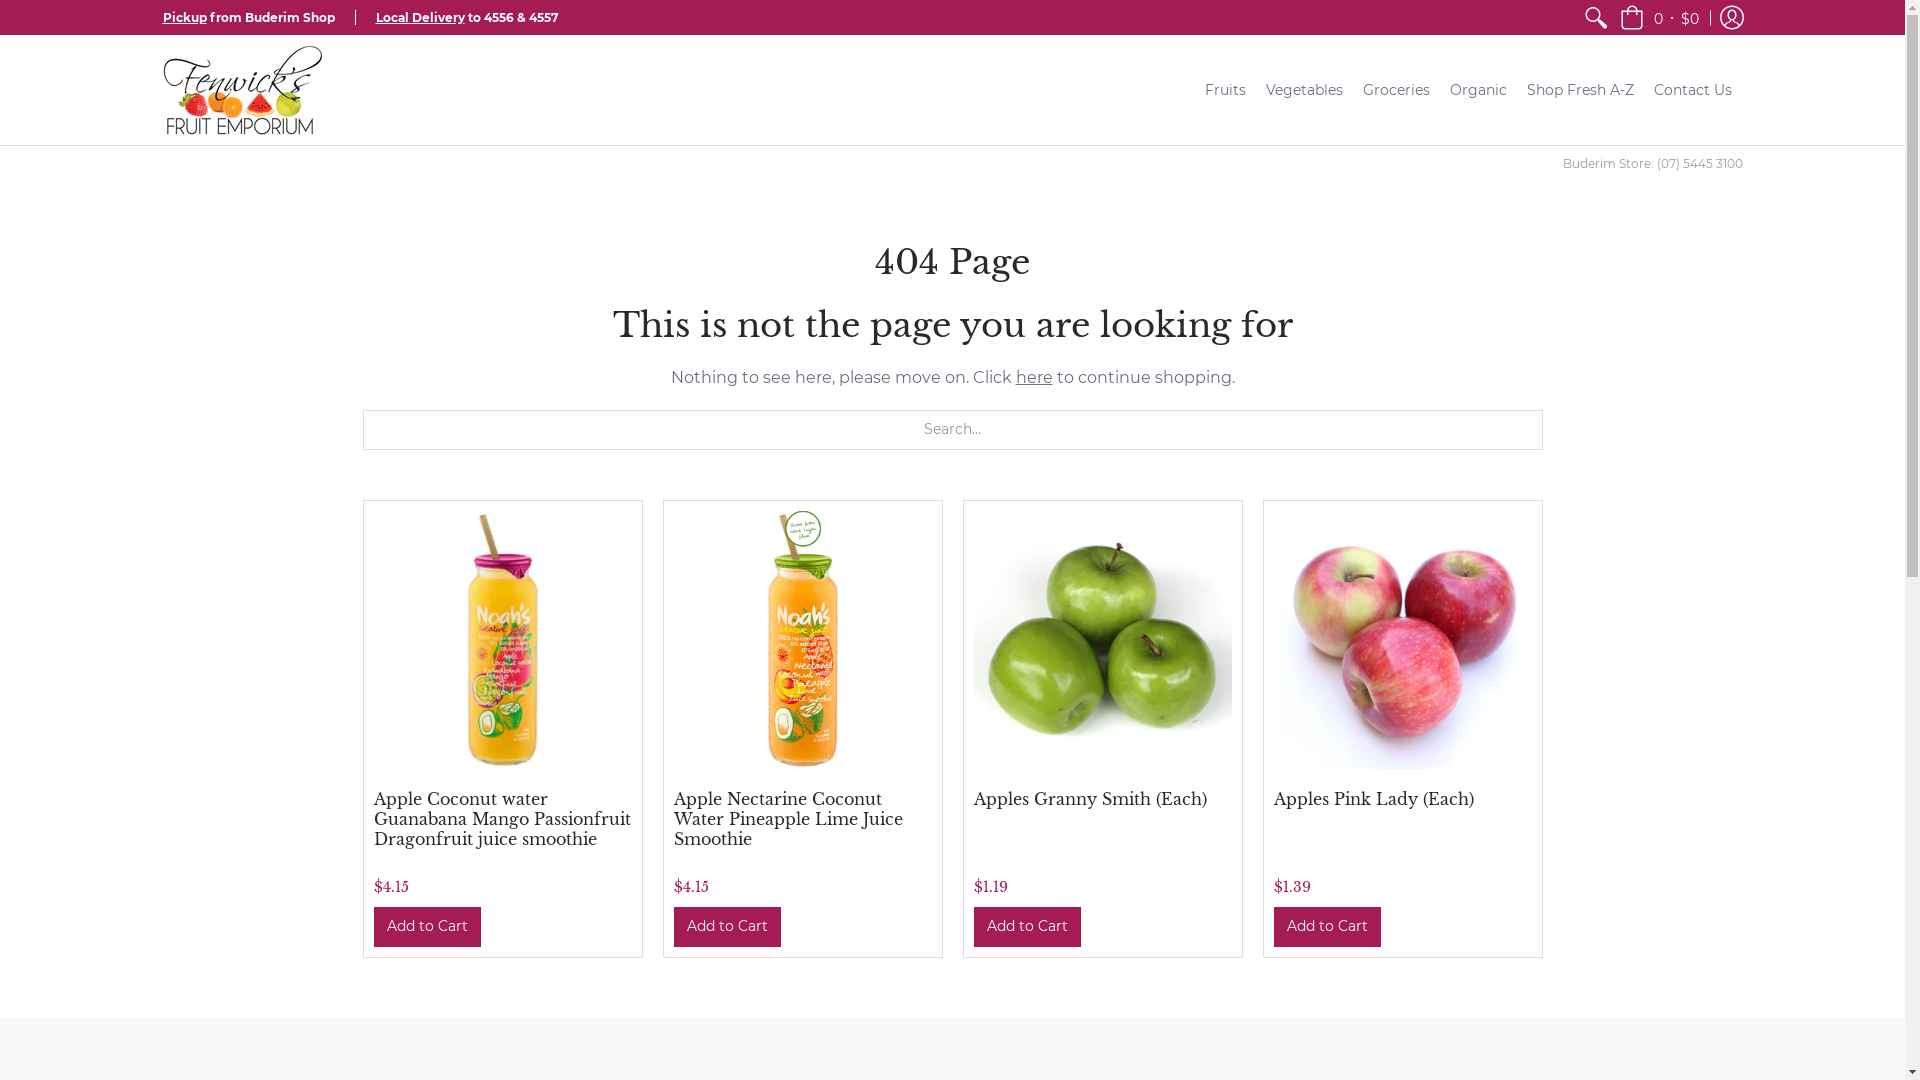  What do you see at coordinates (162, 17) in the screenshot?
I see `'Pickup'` at bounding box center [162, 17].